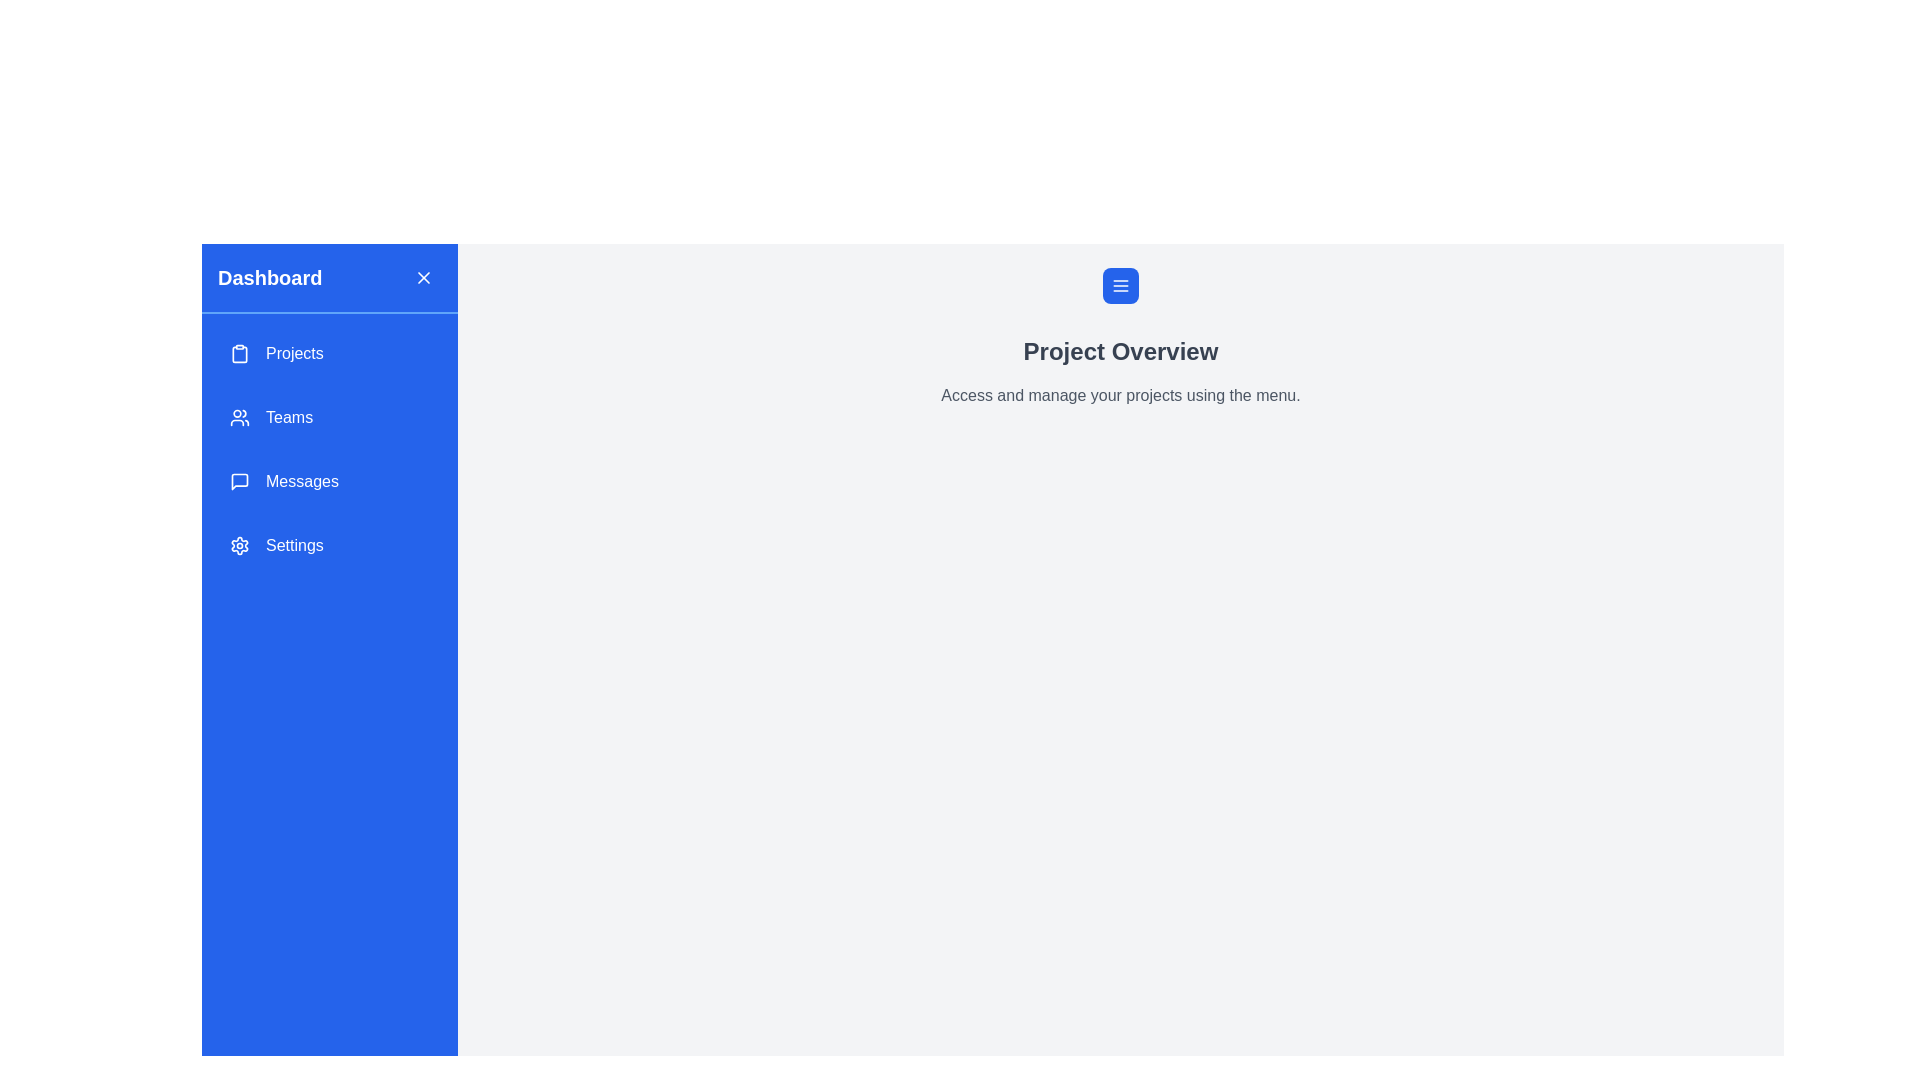 Image resolution: width=1920 pixels, height=1080 pixels. Describe the element at coordinates (293, 353) in the screenshot. I see `the 'Projects' menu item label located directly to the right of the clipboard icon in the vertical sidebar, which is the first entry below the 'Dashboard' title` at that location.